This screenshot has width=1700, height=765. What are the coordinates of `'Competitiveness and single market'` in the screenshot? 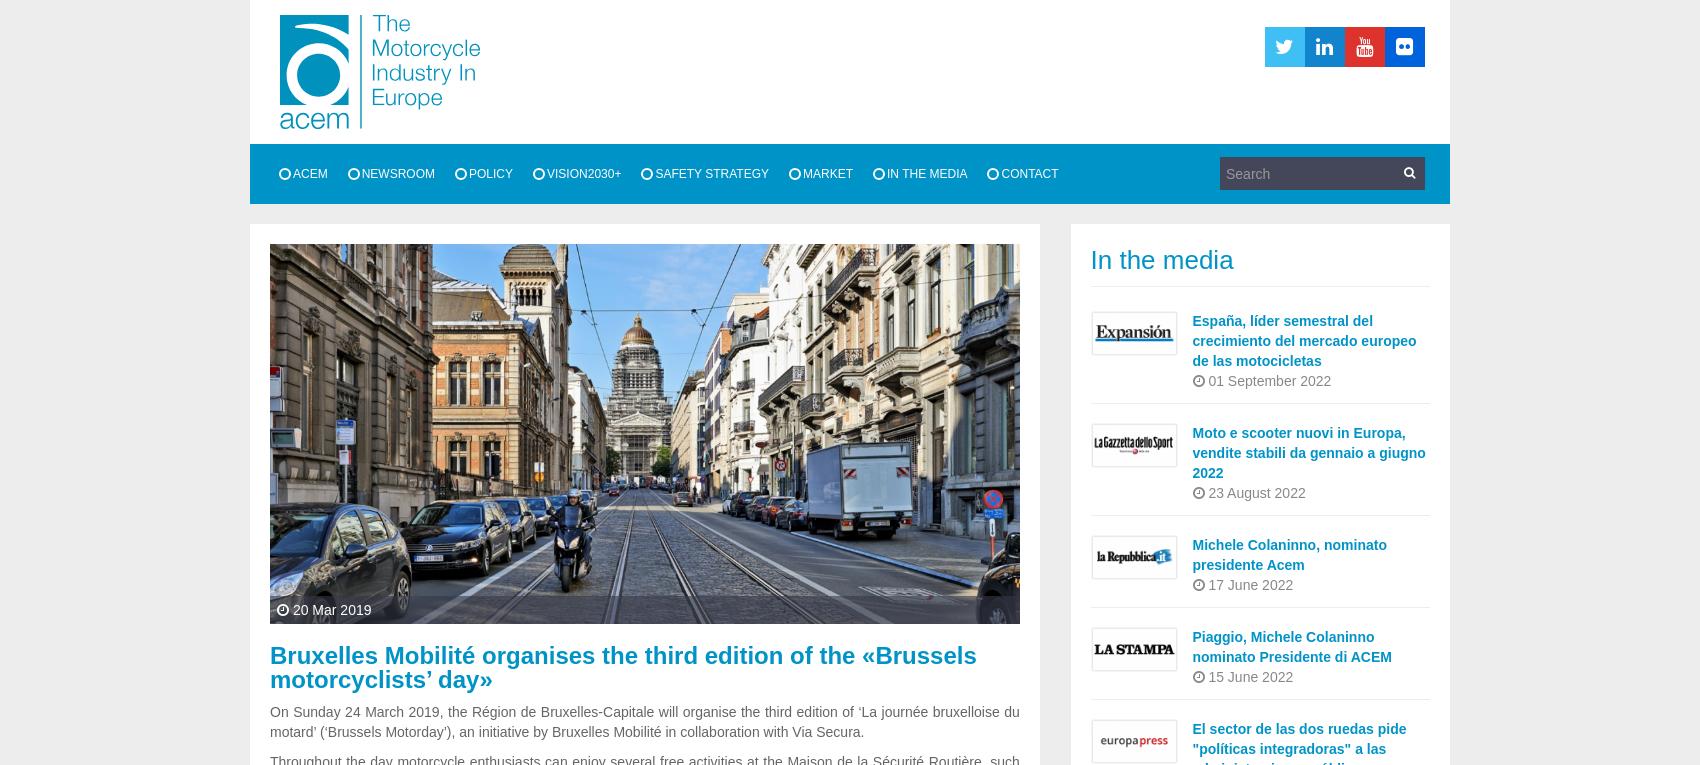 It's located at (543, 348).